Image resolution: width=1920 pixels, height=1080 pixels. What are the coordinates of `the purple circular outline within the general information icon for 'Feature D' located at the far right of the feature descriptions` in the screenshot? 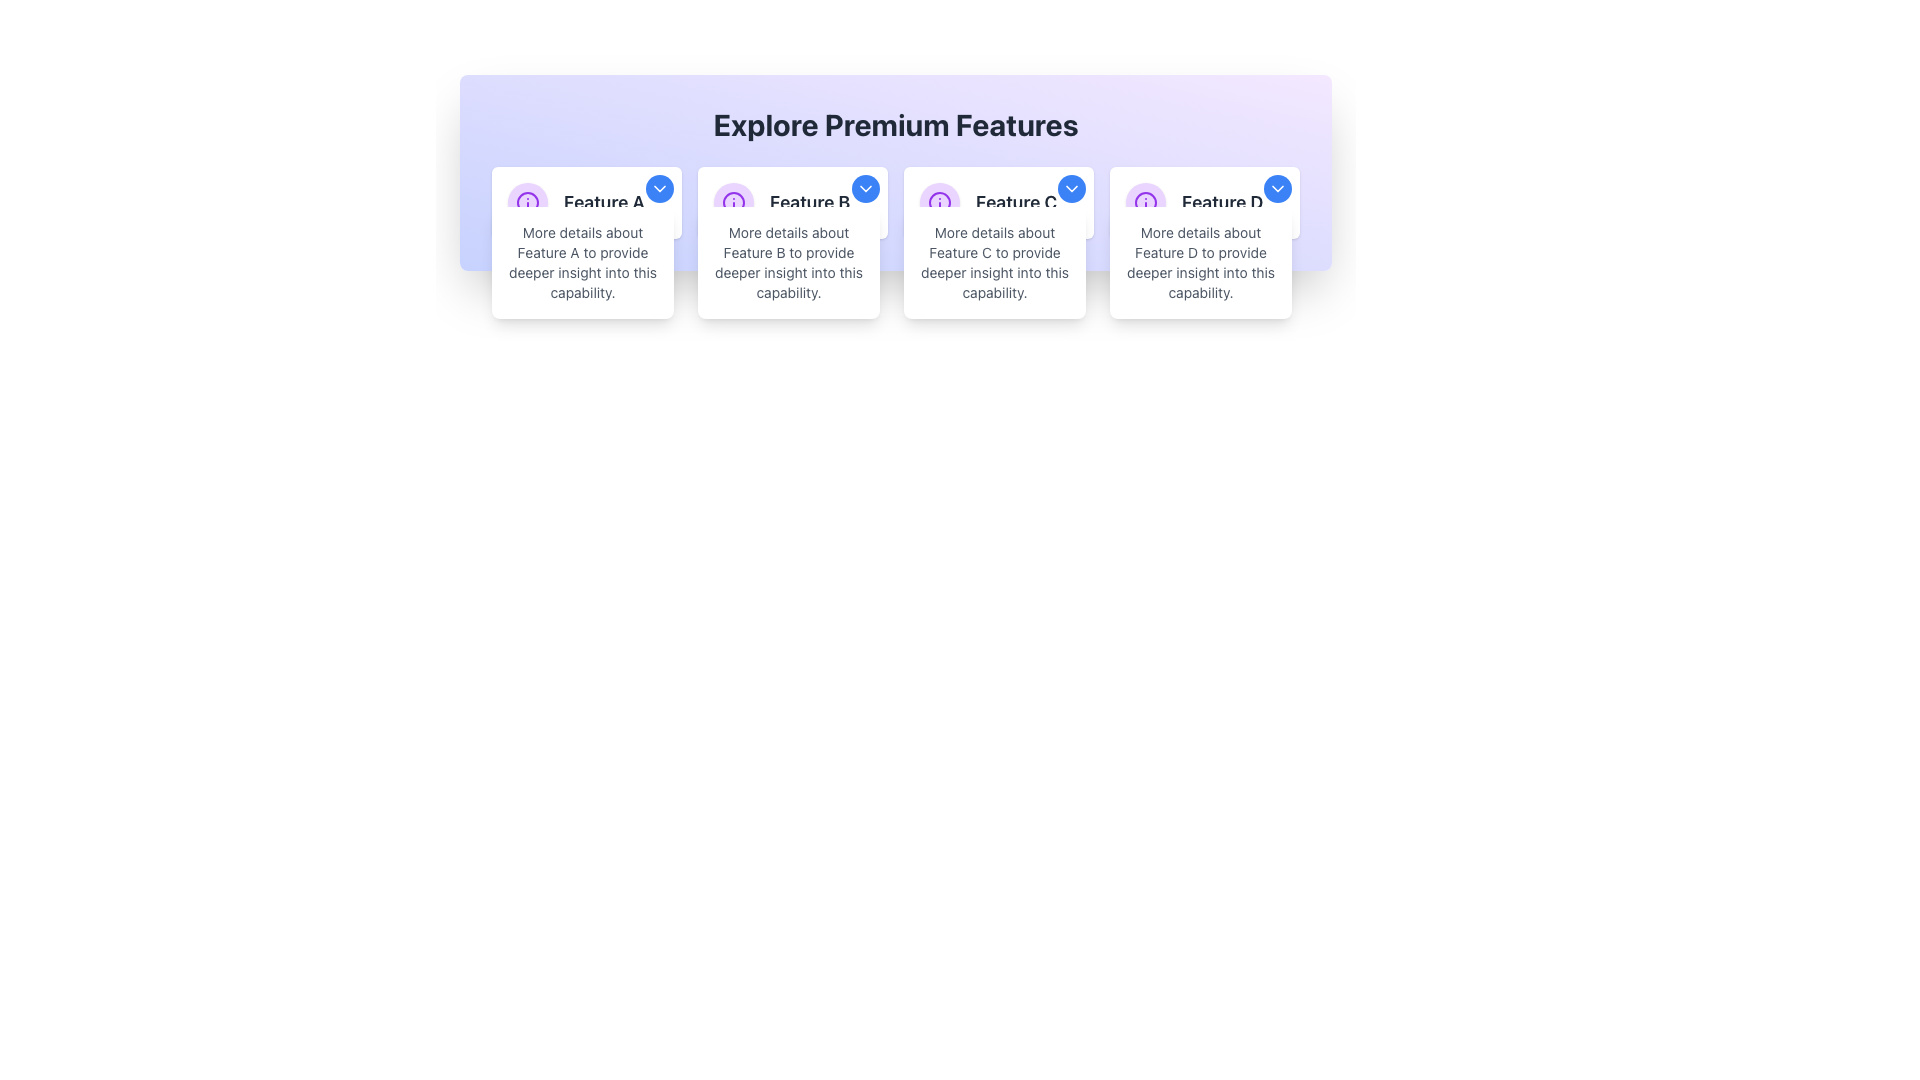 It's located at (1146, 203).